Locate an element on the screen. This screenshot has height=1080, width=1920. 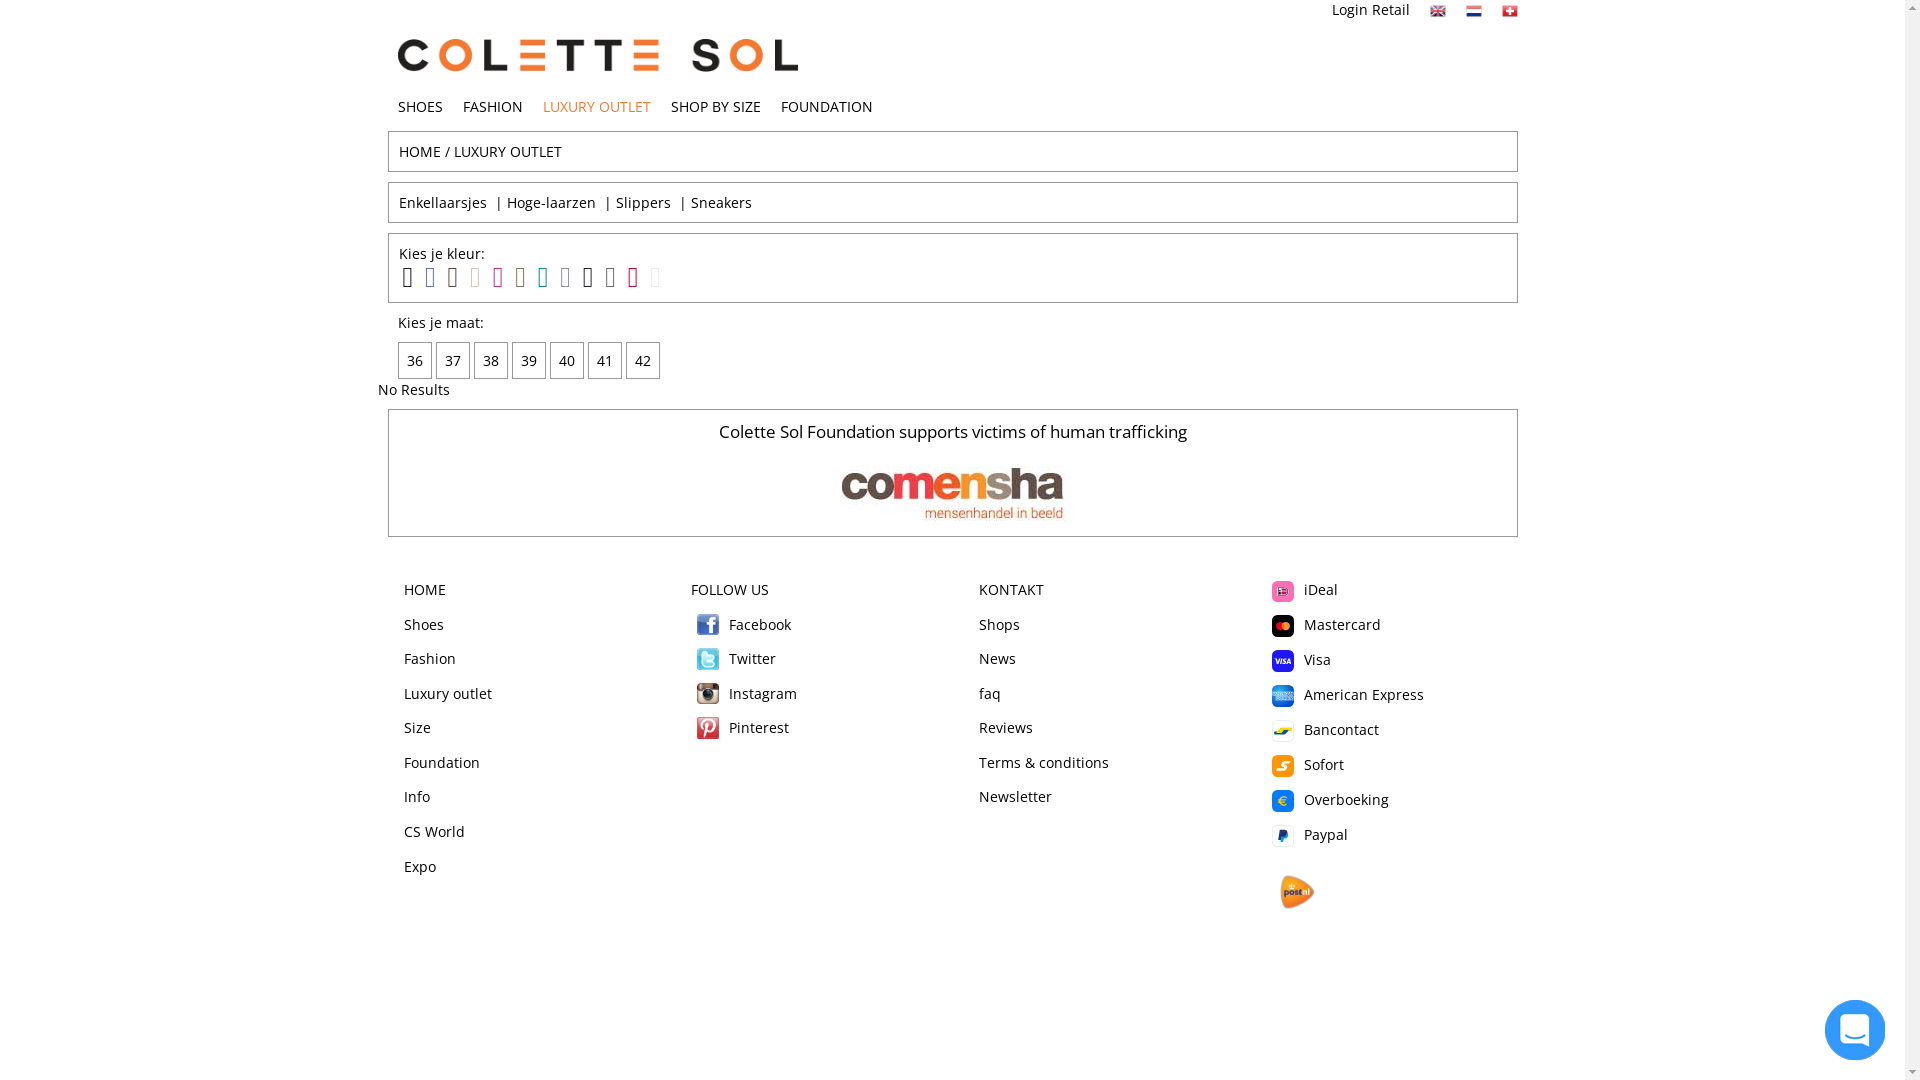
'Luxury outlet' is located at coordinates (446, 692).